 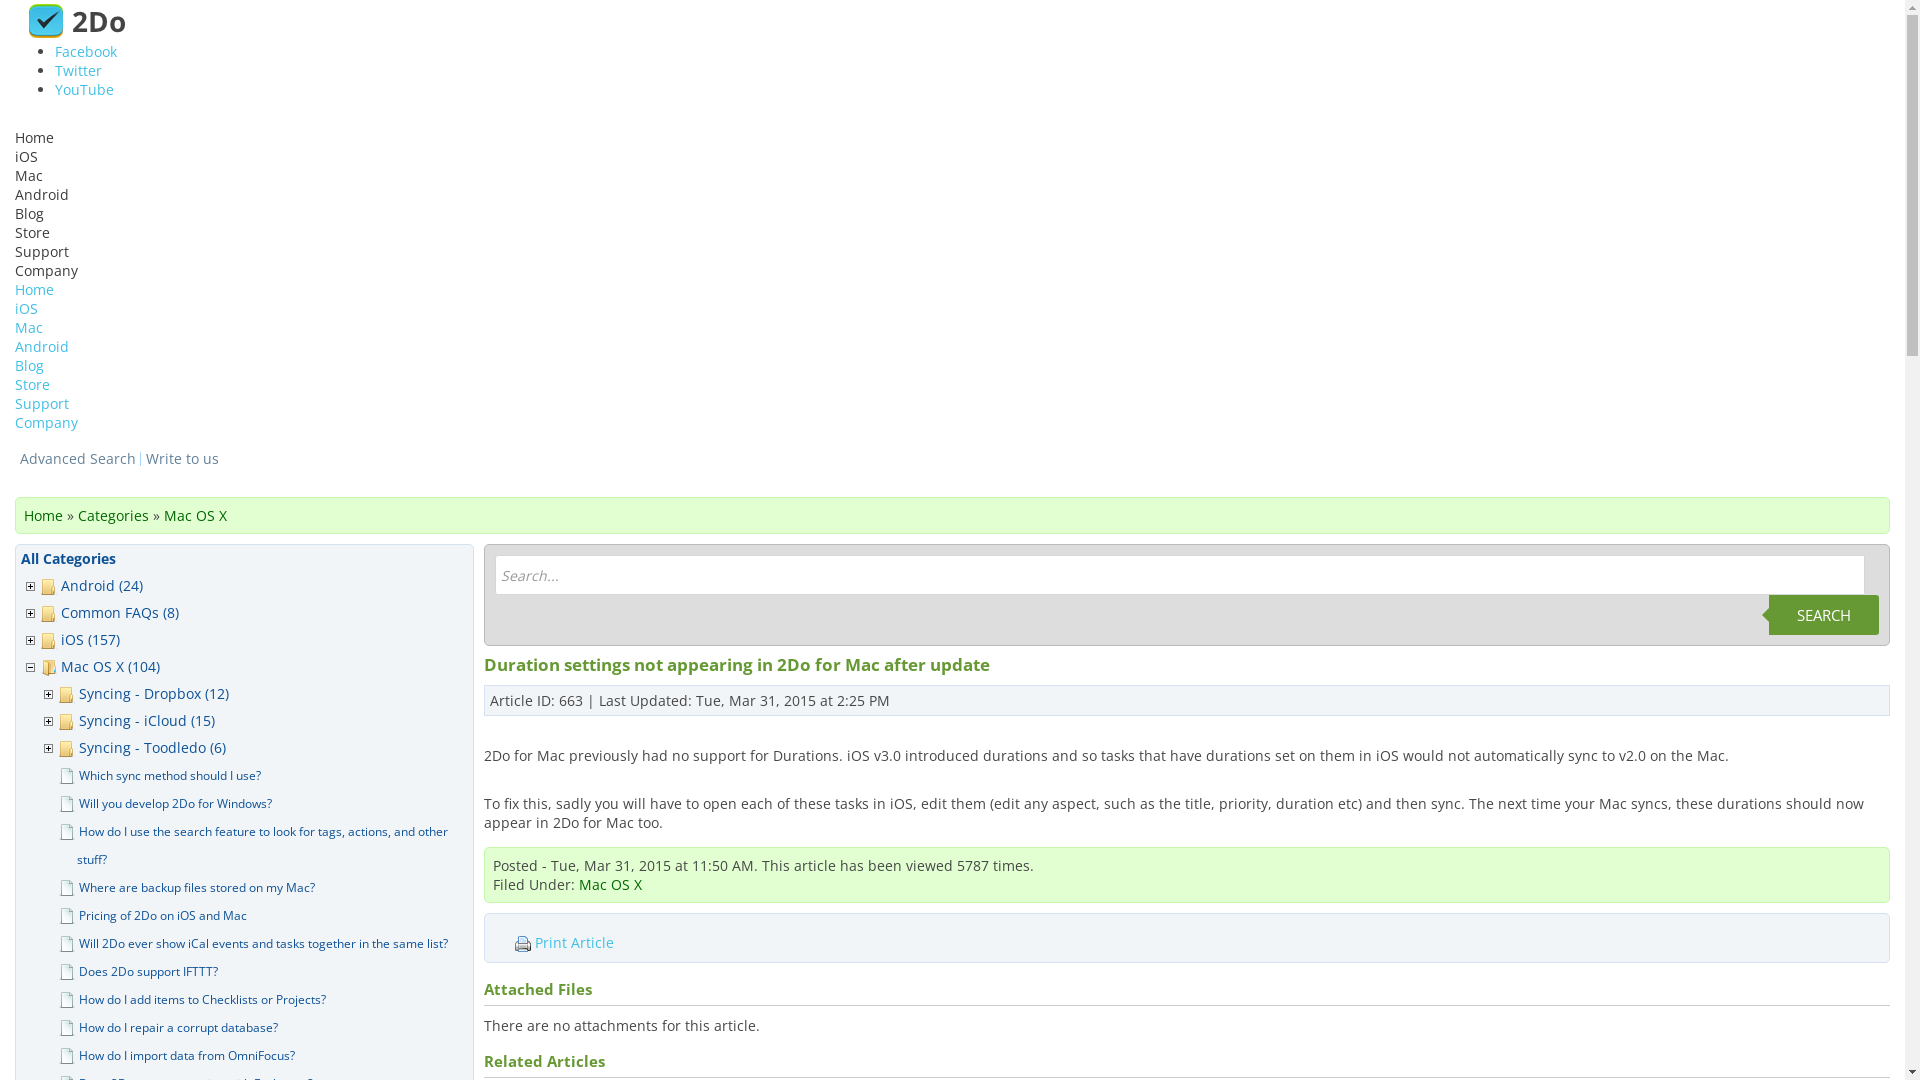 What do you see at coordinates (151, 970) in the screenshot?
I see `'Does 2Do support IFTTT?'` at bounding box center [151, 970].